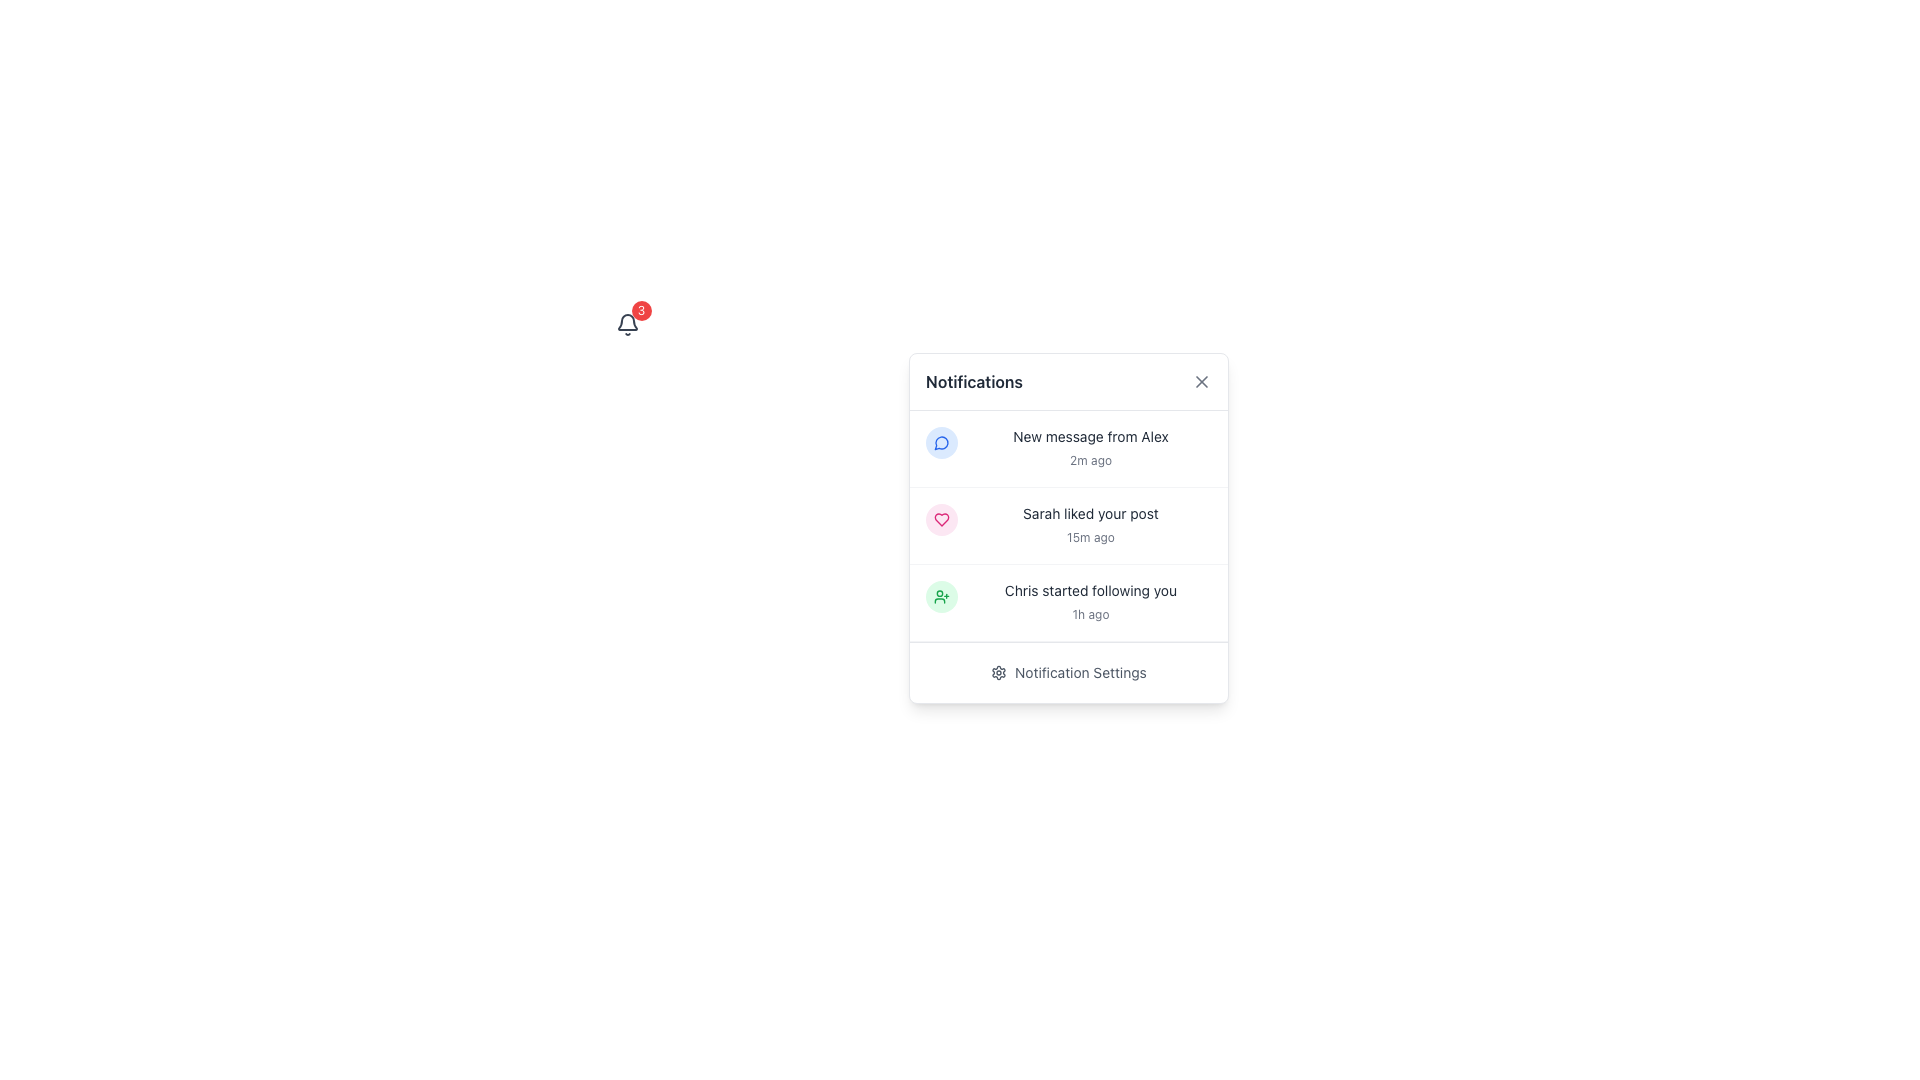 This screenshot has width=1920, height=1080. I want to click on static text element that displays the message 'Sarah liked your post,' which is styled in a smaller gray font within the middle notification item of the notification box, so click(1089, 512).